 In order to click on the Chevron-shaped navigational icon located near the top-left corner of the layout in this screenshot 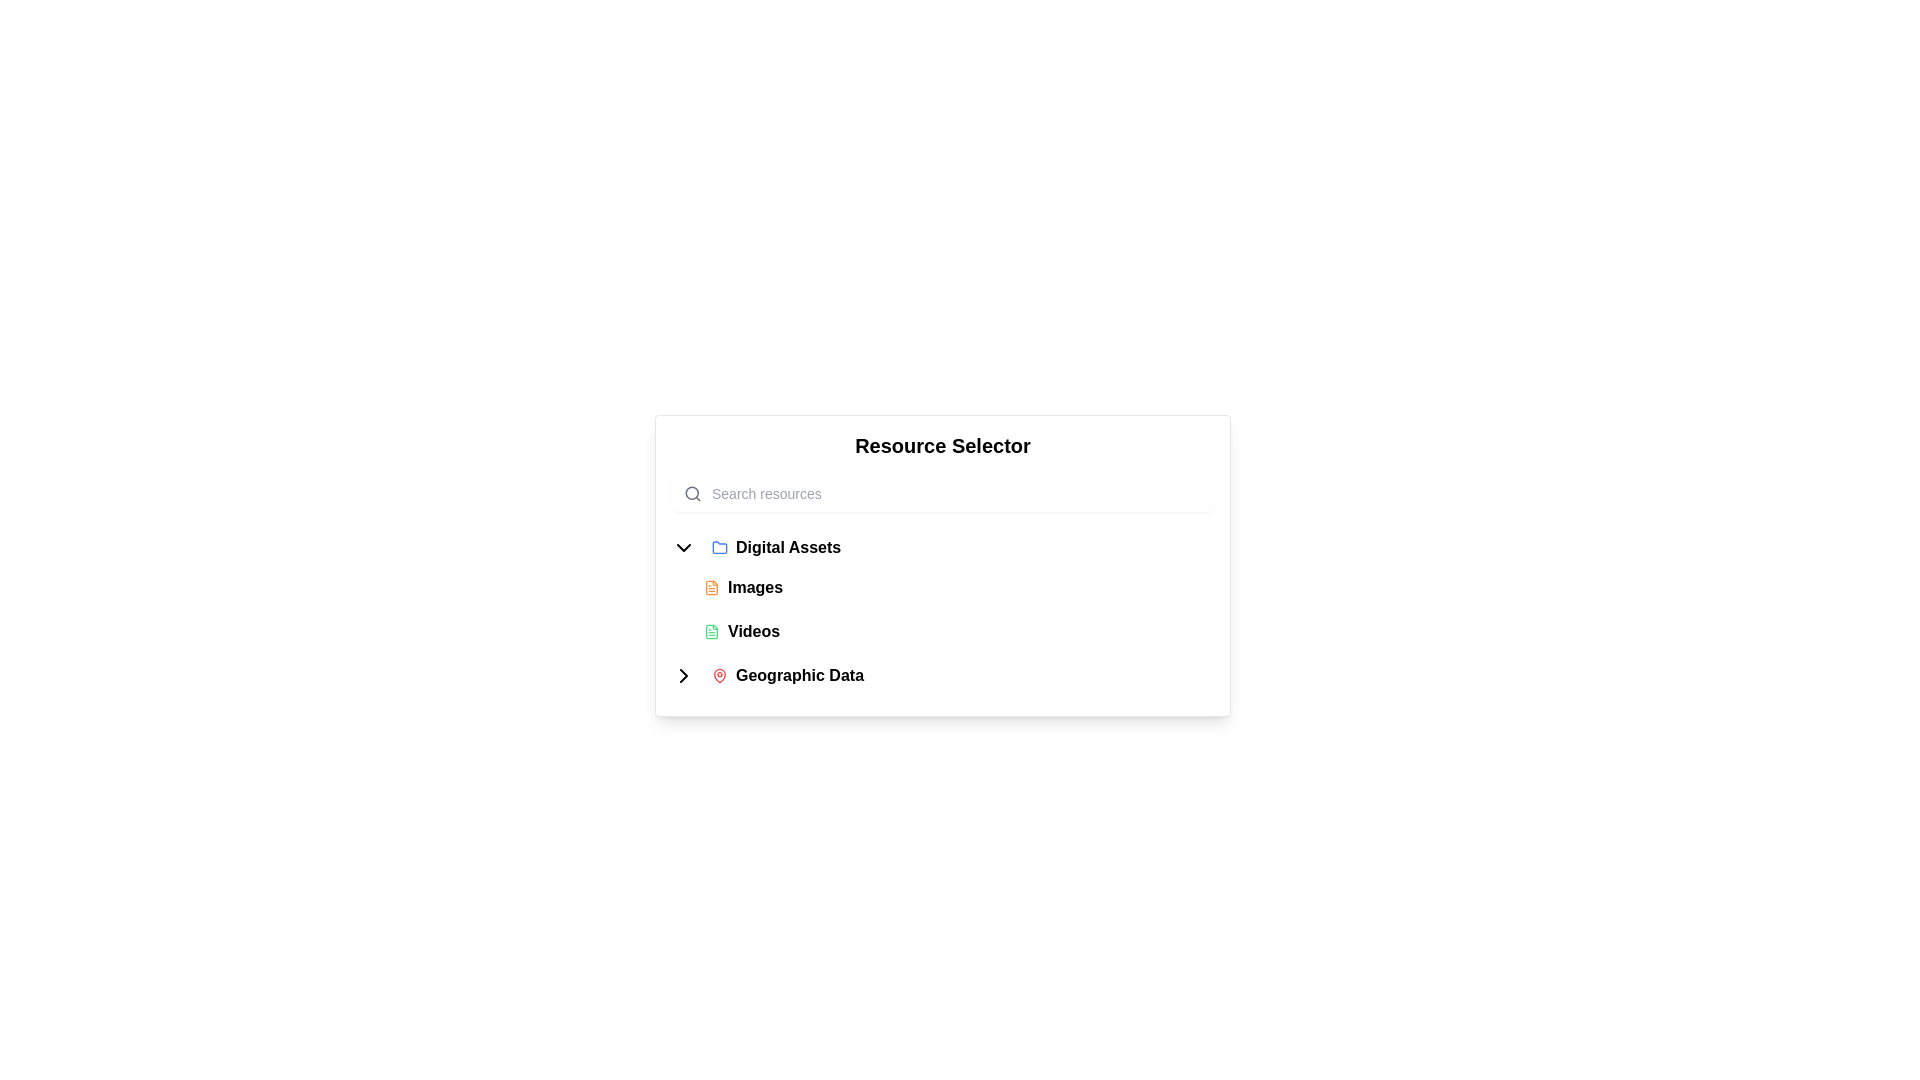, I will do `click(684, 675)`.